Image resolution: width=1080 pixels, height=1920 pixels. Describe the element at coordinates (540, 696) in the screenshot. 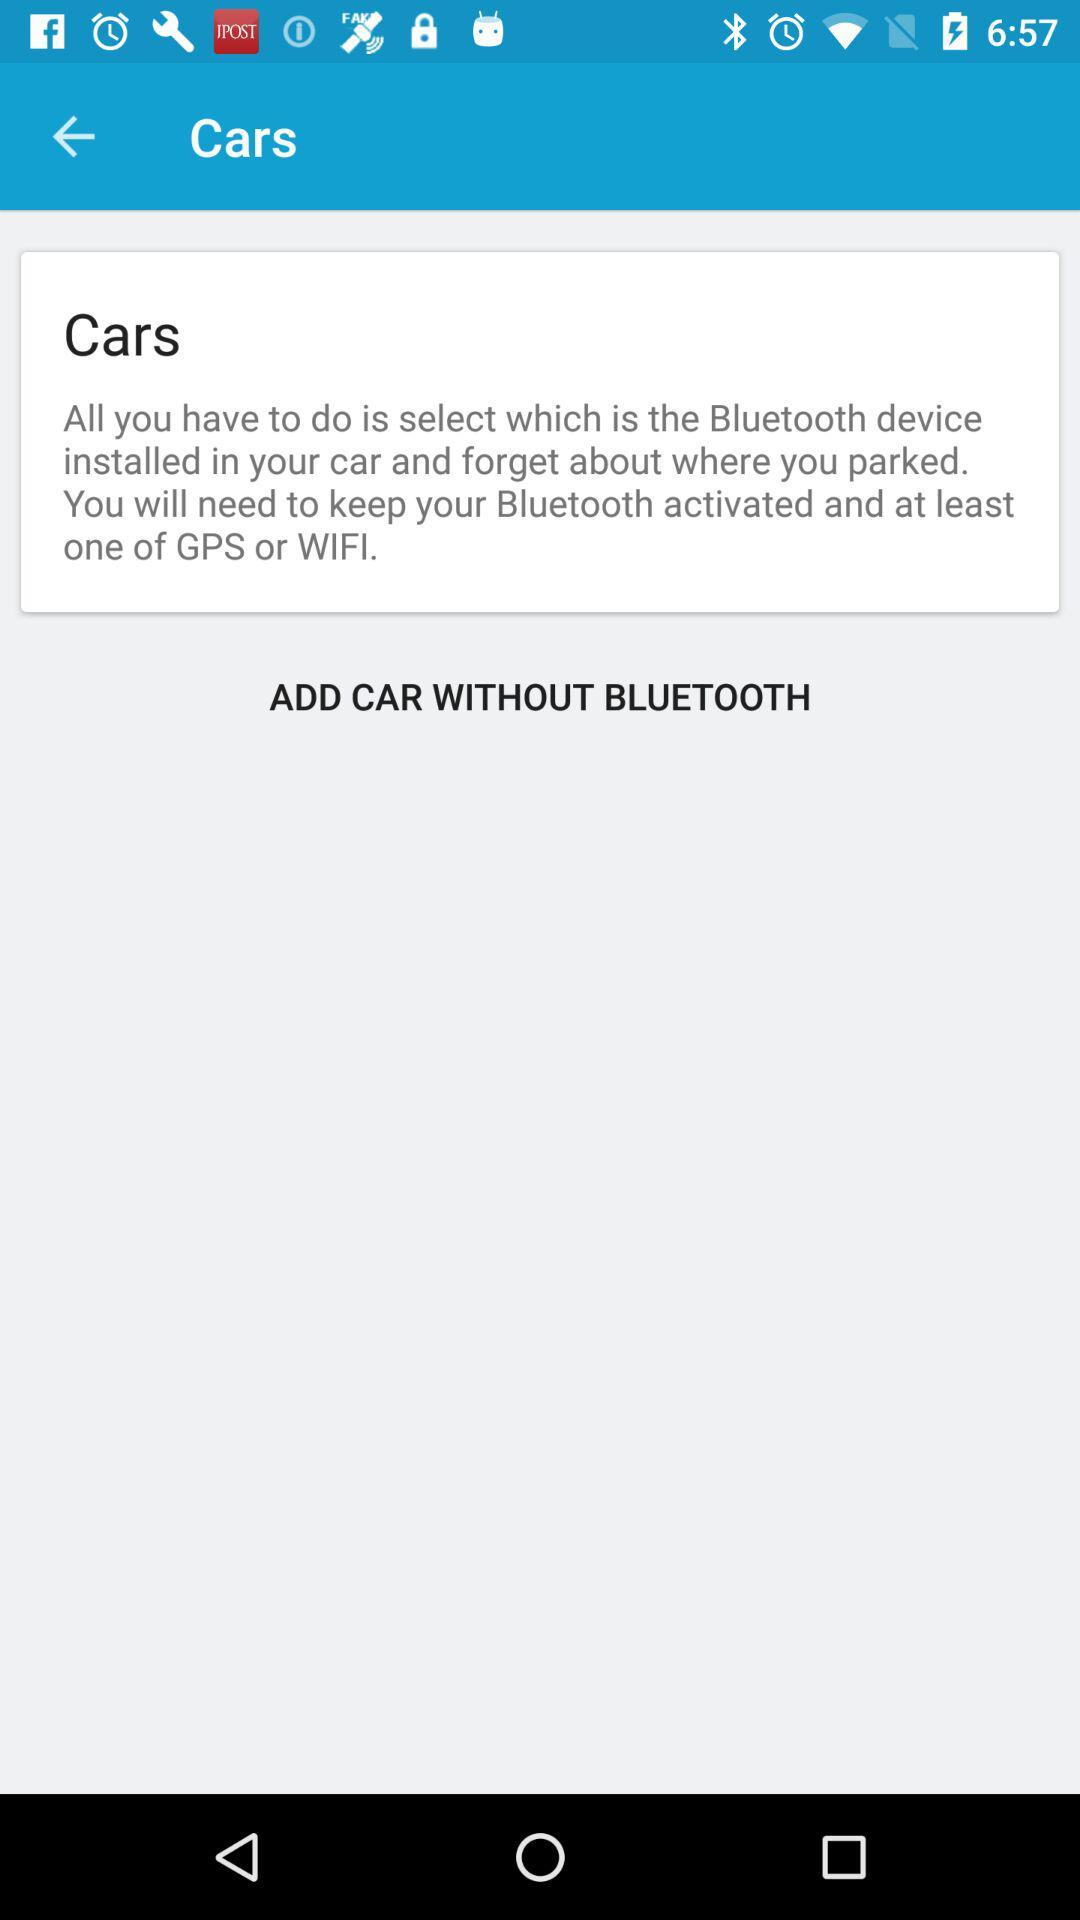

I see `the item below all you have` at that location.